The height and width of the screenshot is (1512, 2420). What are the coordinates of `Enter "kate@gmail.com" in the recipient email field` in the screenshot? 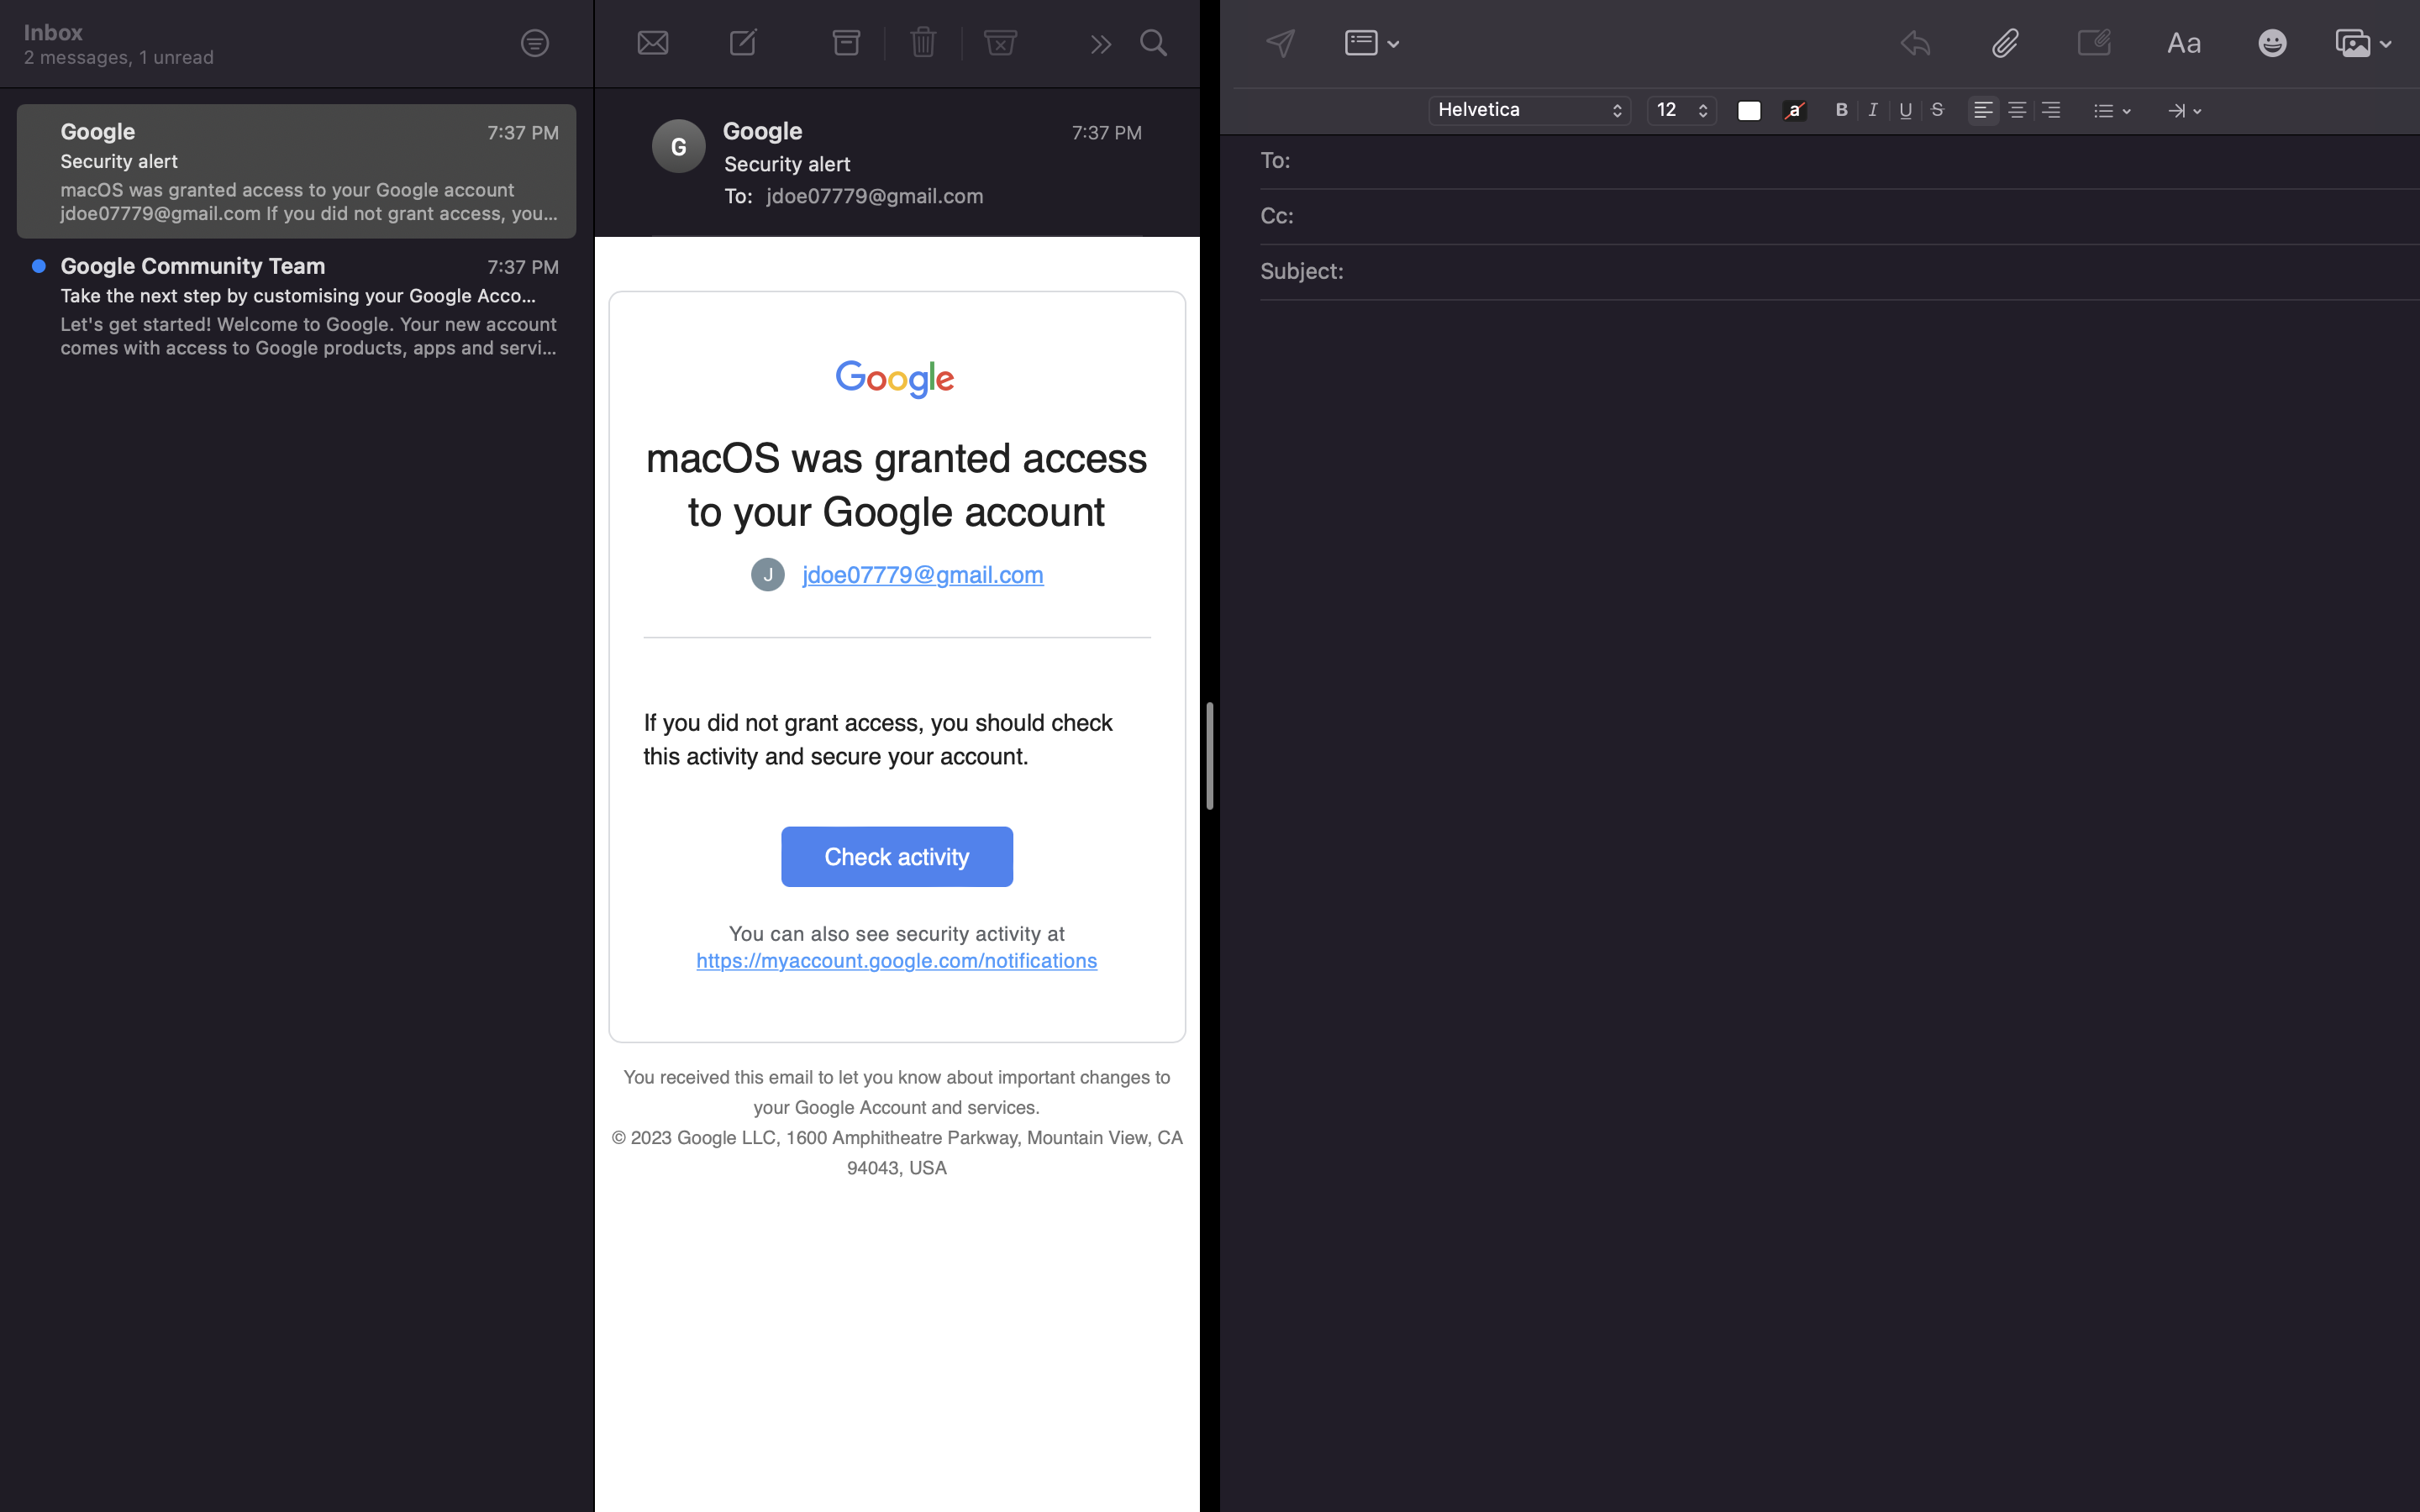 It's located at (1854, 162).